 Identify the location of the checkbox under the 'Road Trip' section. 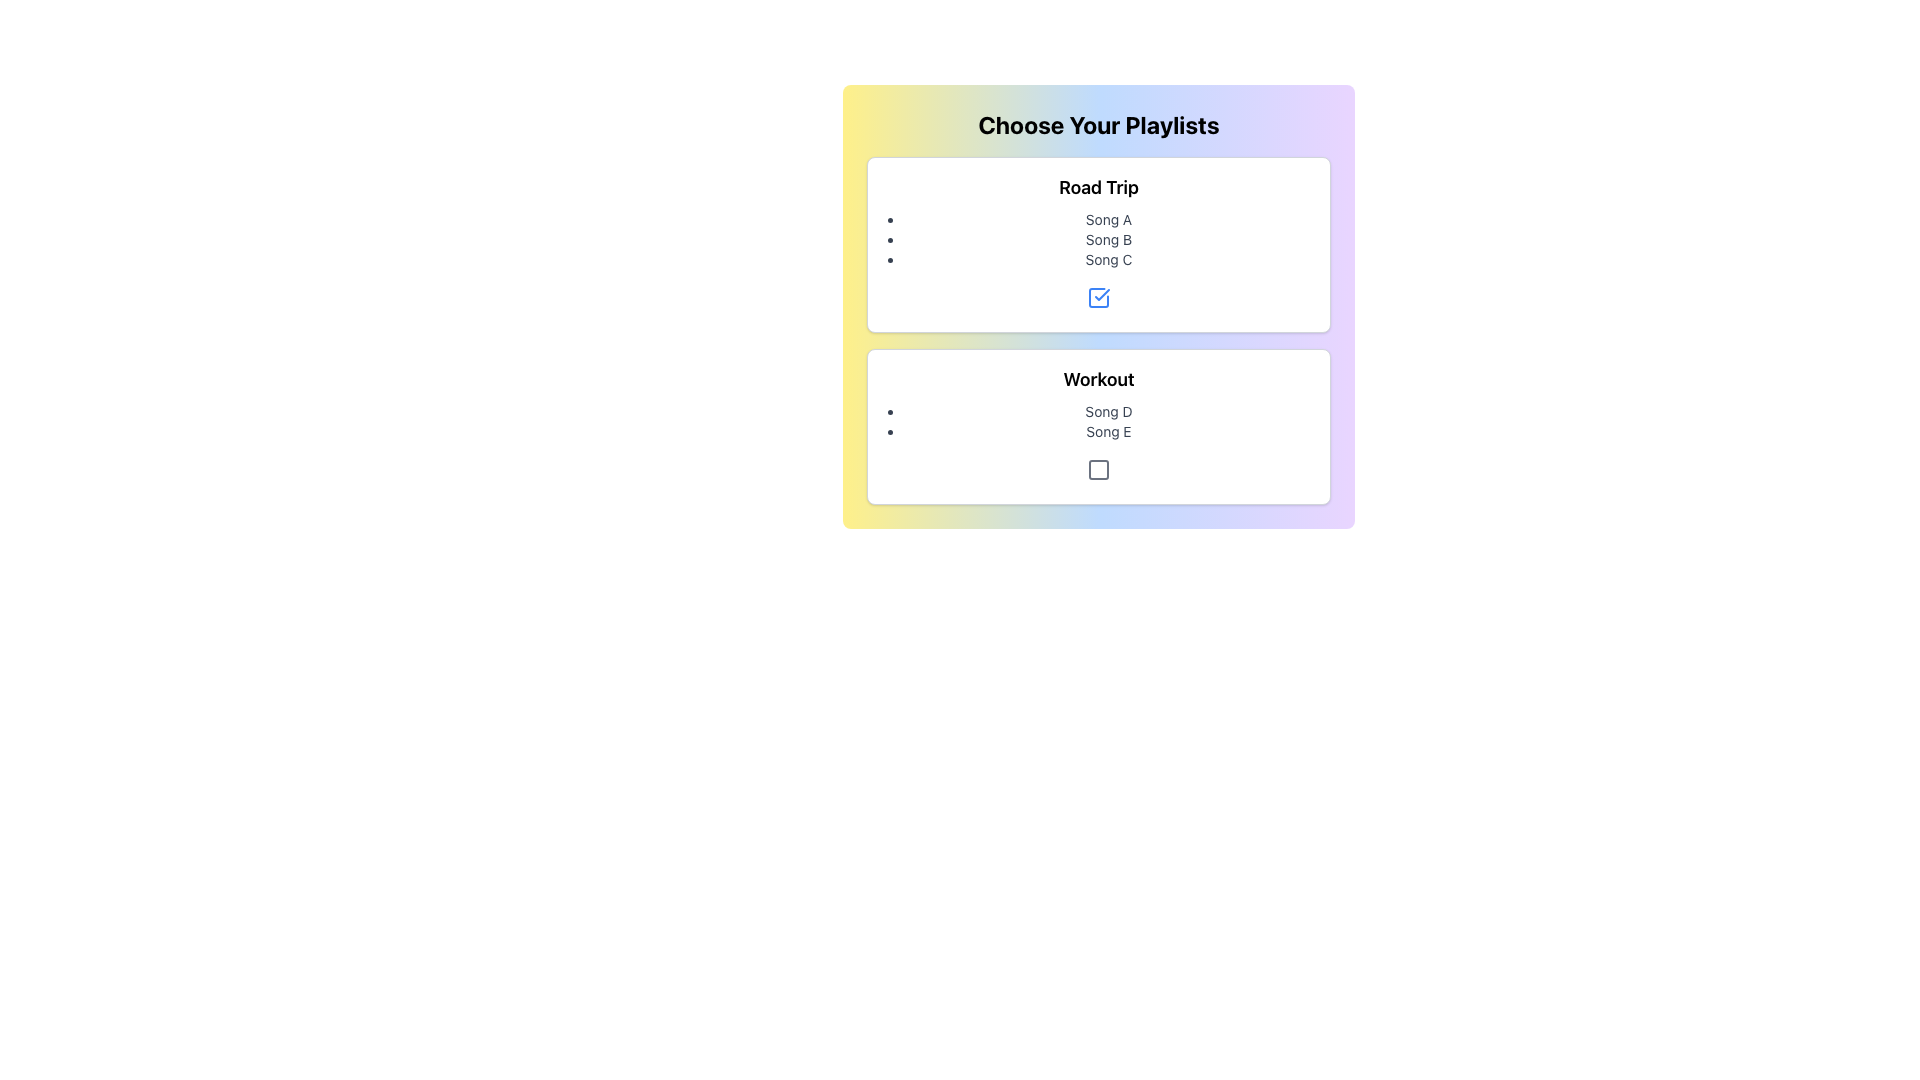
(1098, 297).